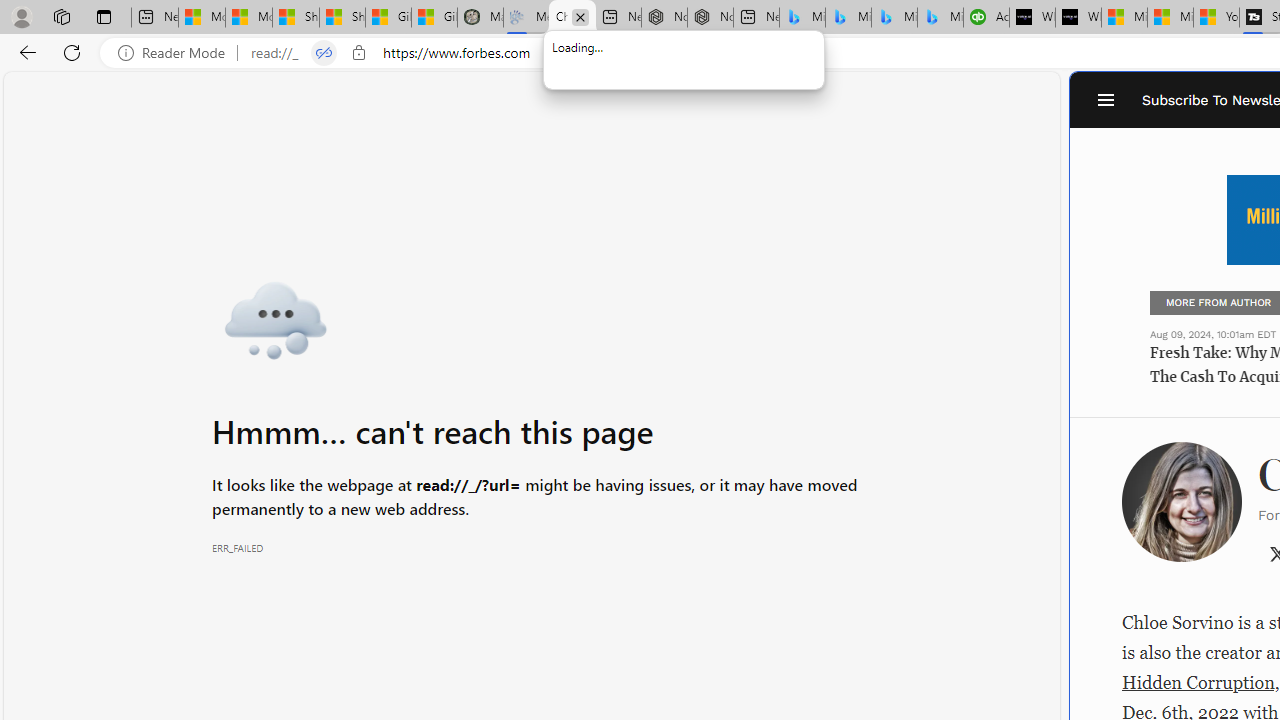 Image resolution: width=1280 pixels, height=720 pixels. I want to click on 'Gilma and Hector both pose tropical trouble for Hawaii', so click(433, 17).